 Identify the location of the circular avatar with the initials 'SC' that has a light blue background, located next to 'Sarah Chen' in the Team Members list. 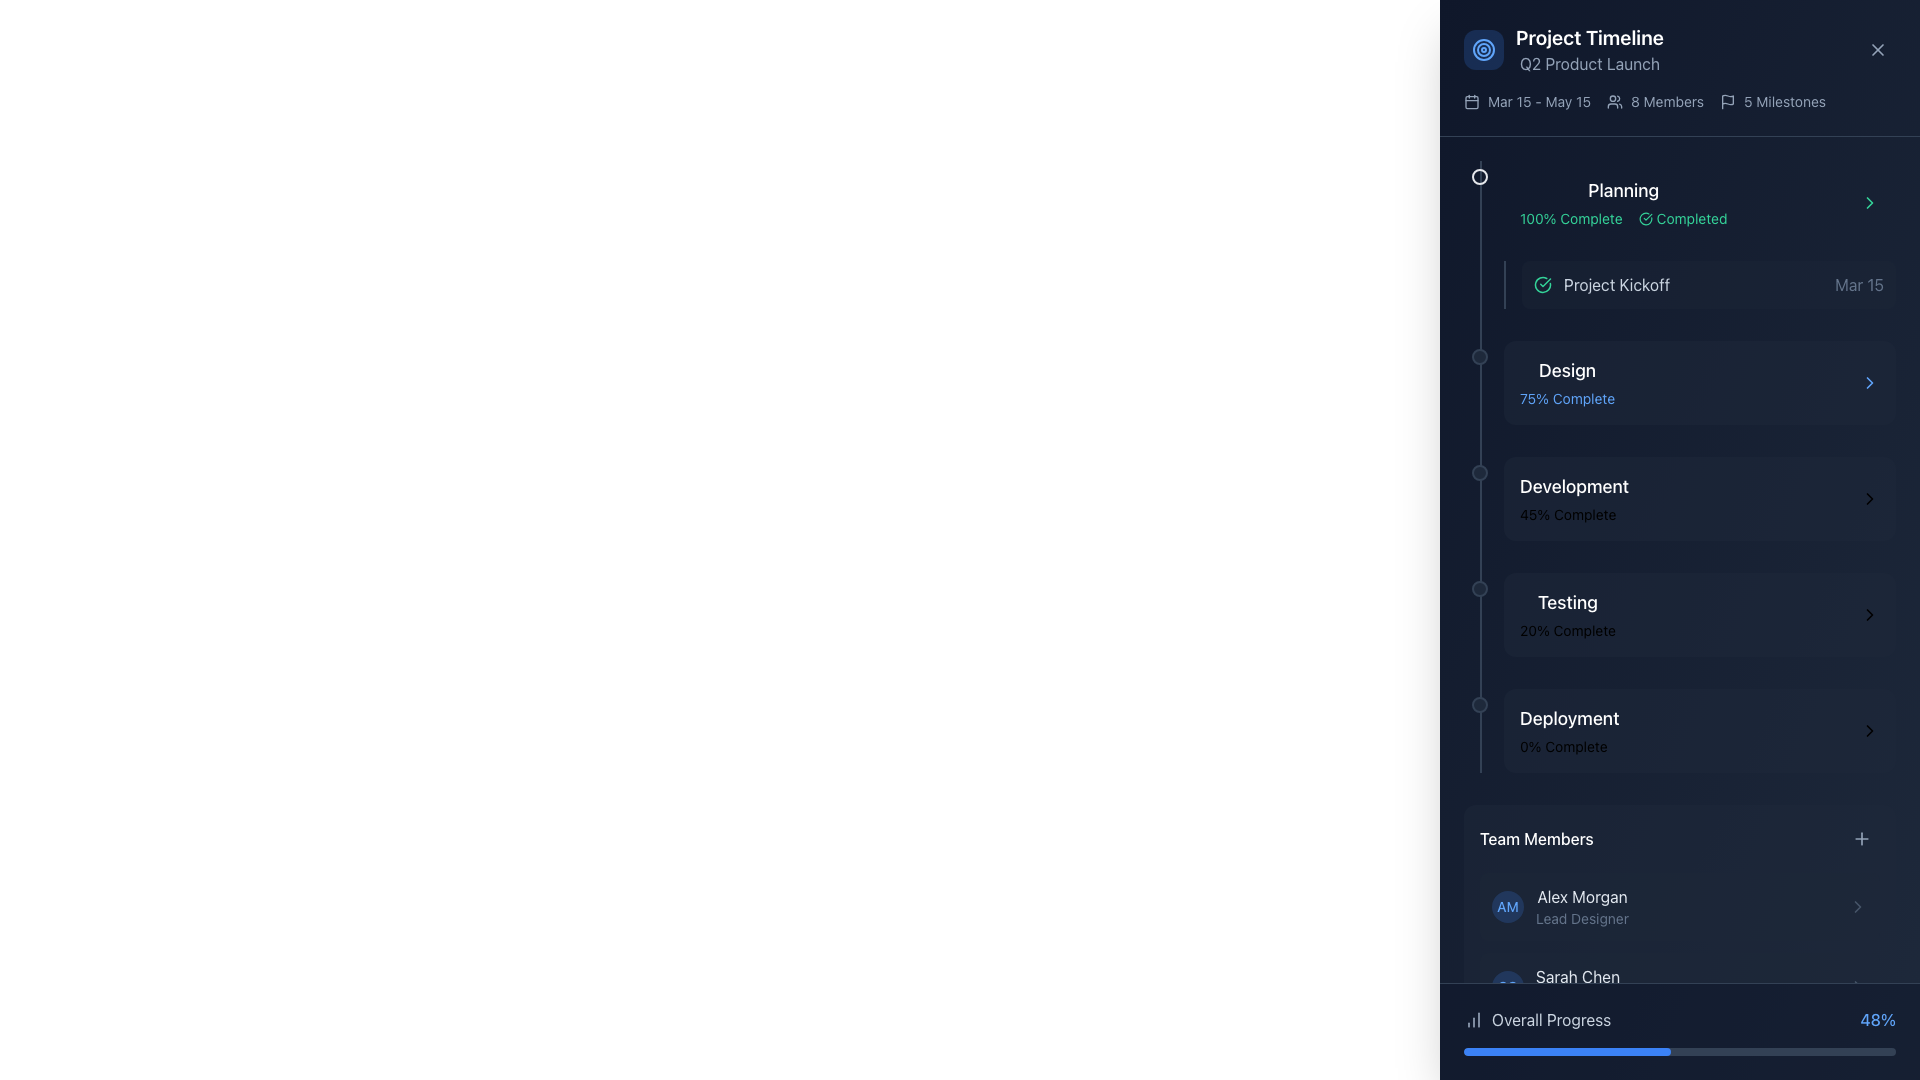
(1507, 986).